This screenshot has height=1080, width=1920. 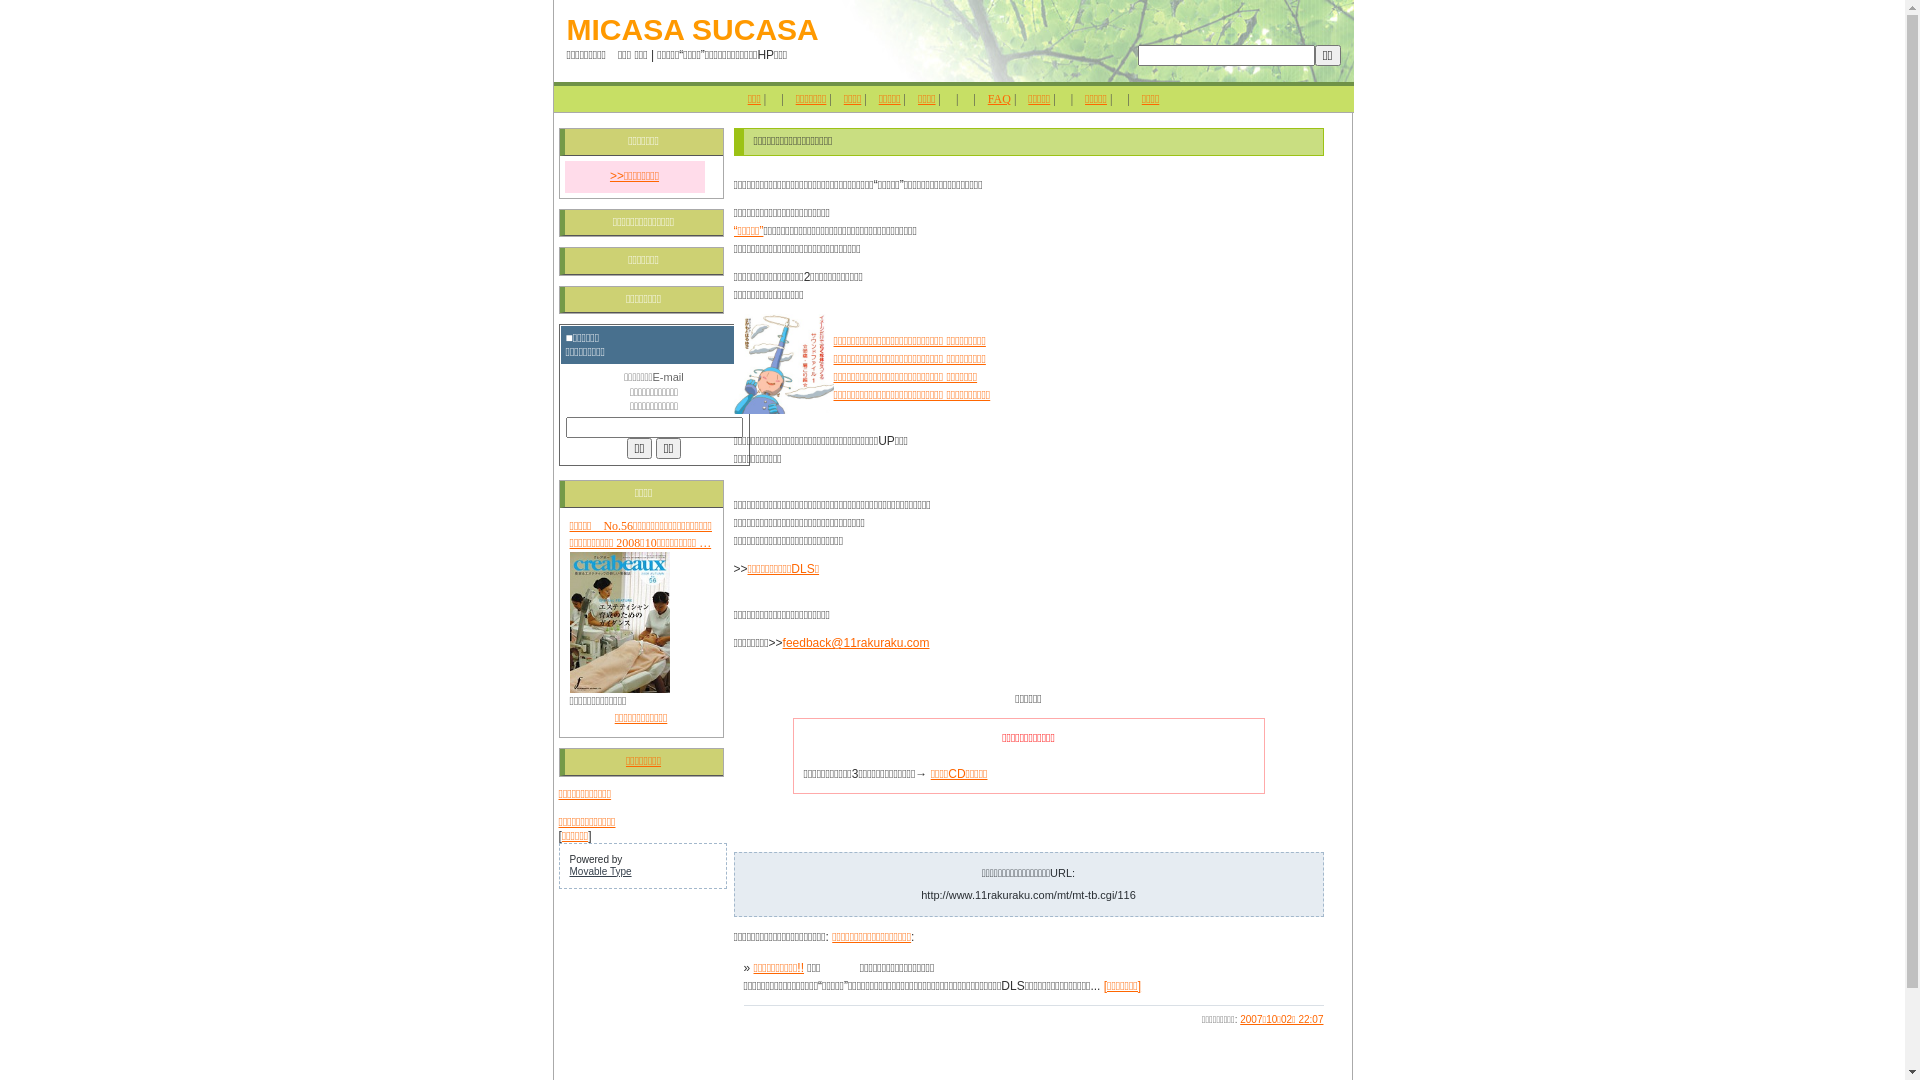 I want to click on 'FAQ', so click(x=999, y=99).